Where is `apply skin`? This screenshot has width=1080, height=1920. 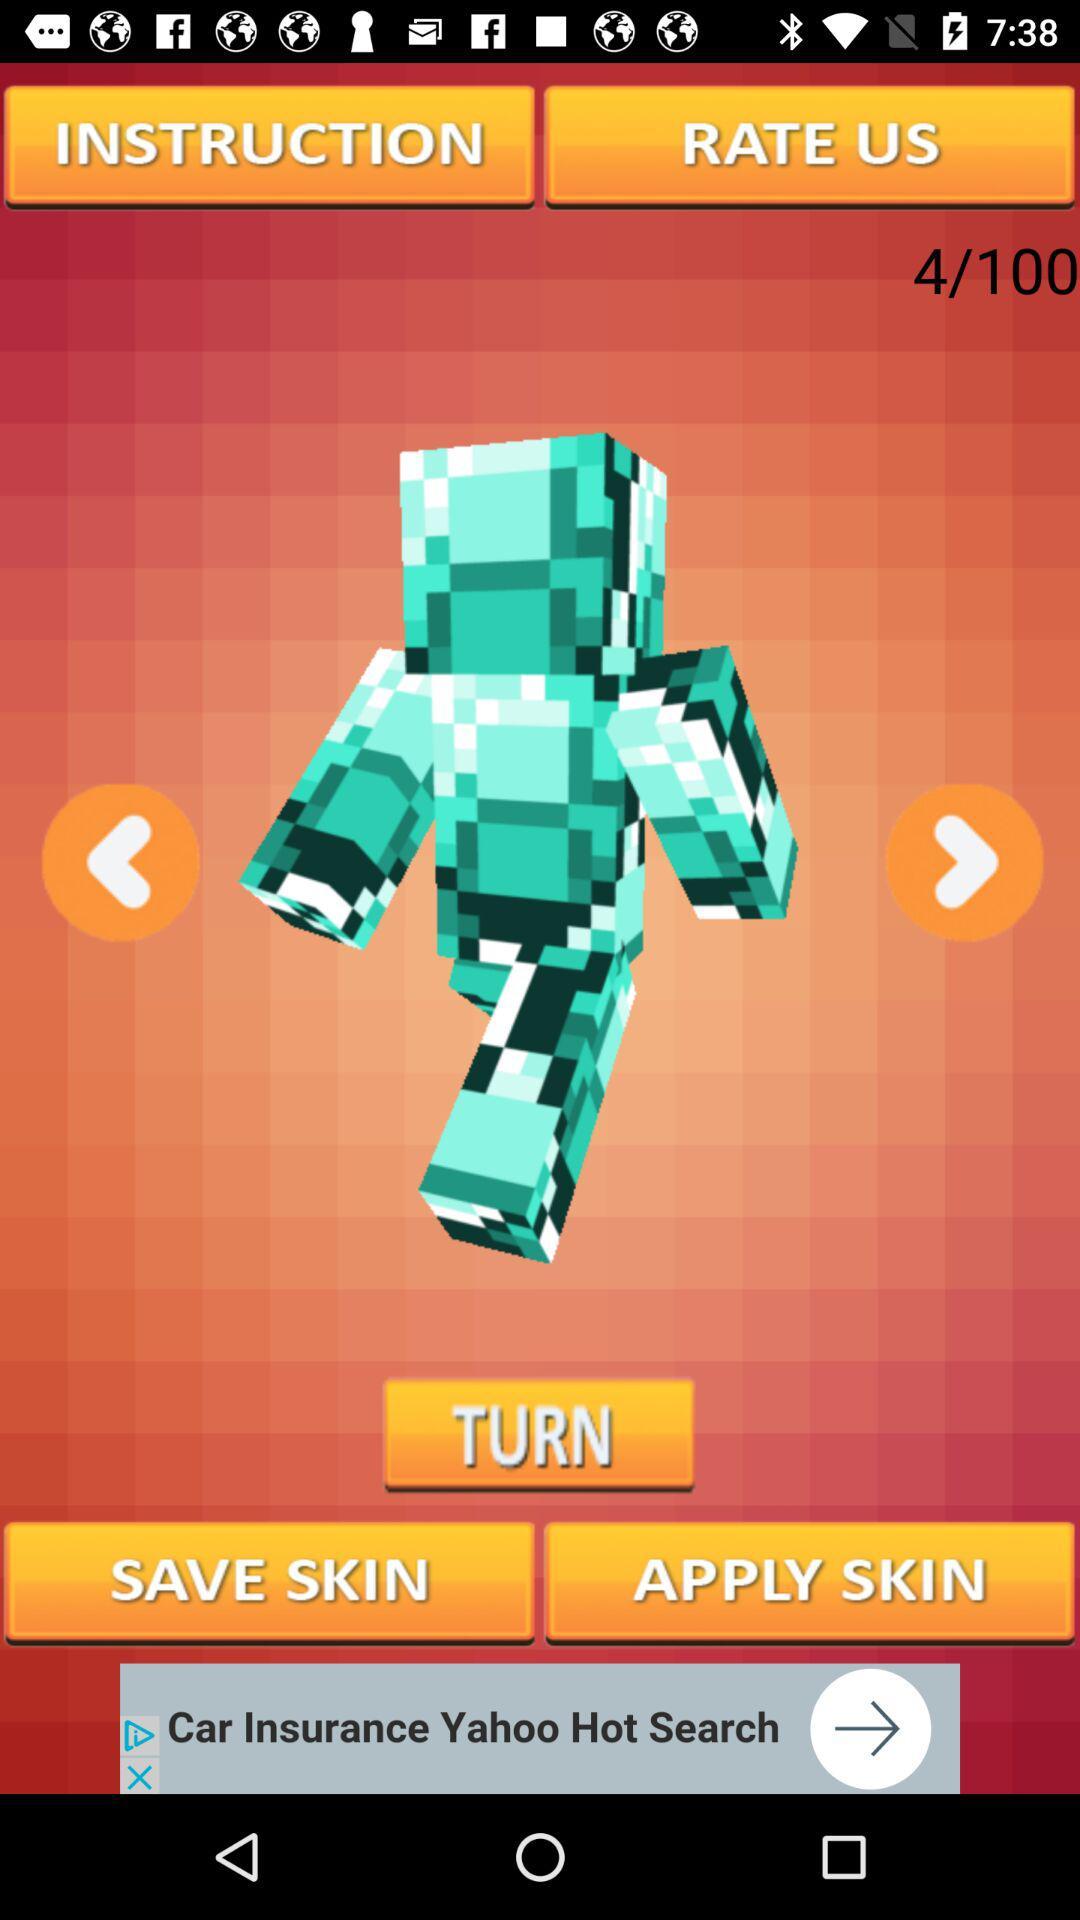
apply skin is located at coordinates (810, 1580).